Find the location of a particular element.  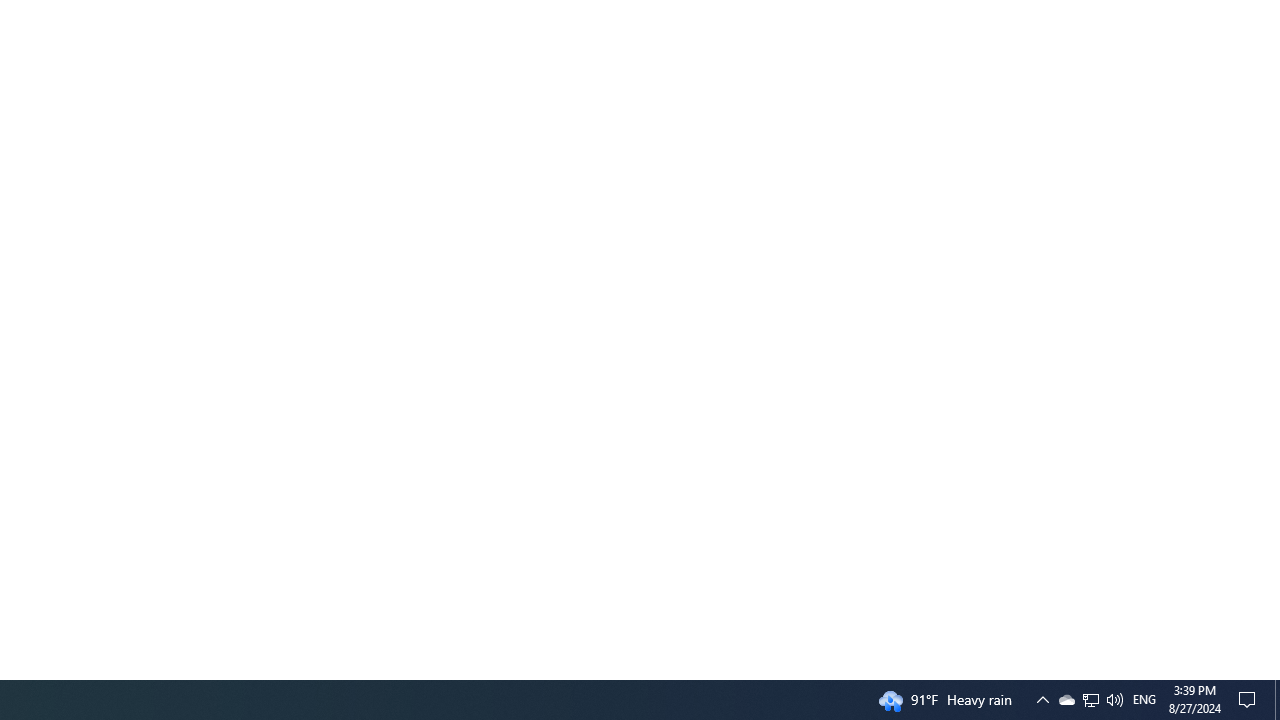

'Show desktop' is located at coordinates (1276, 698).